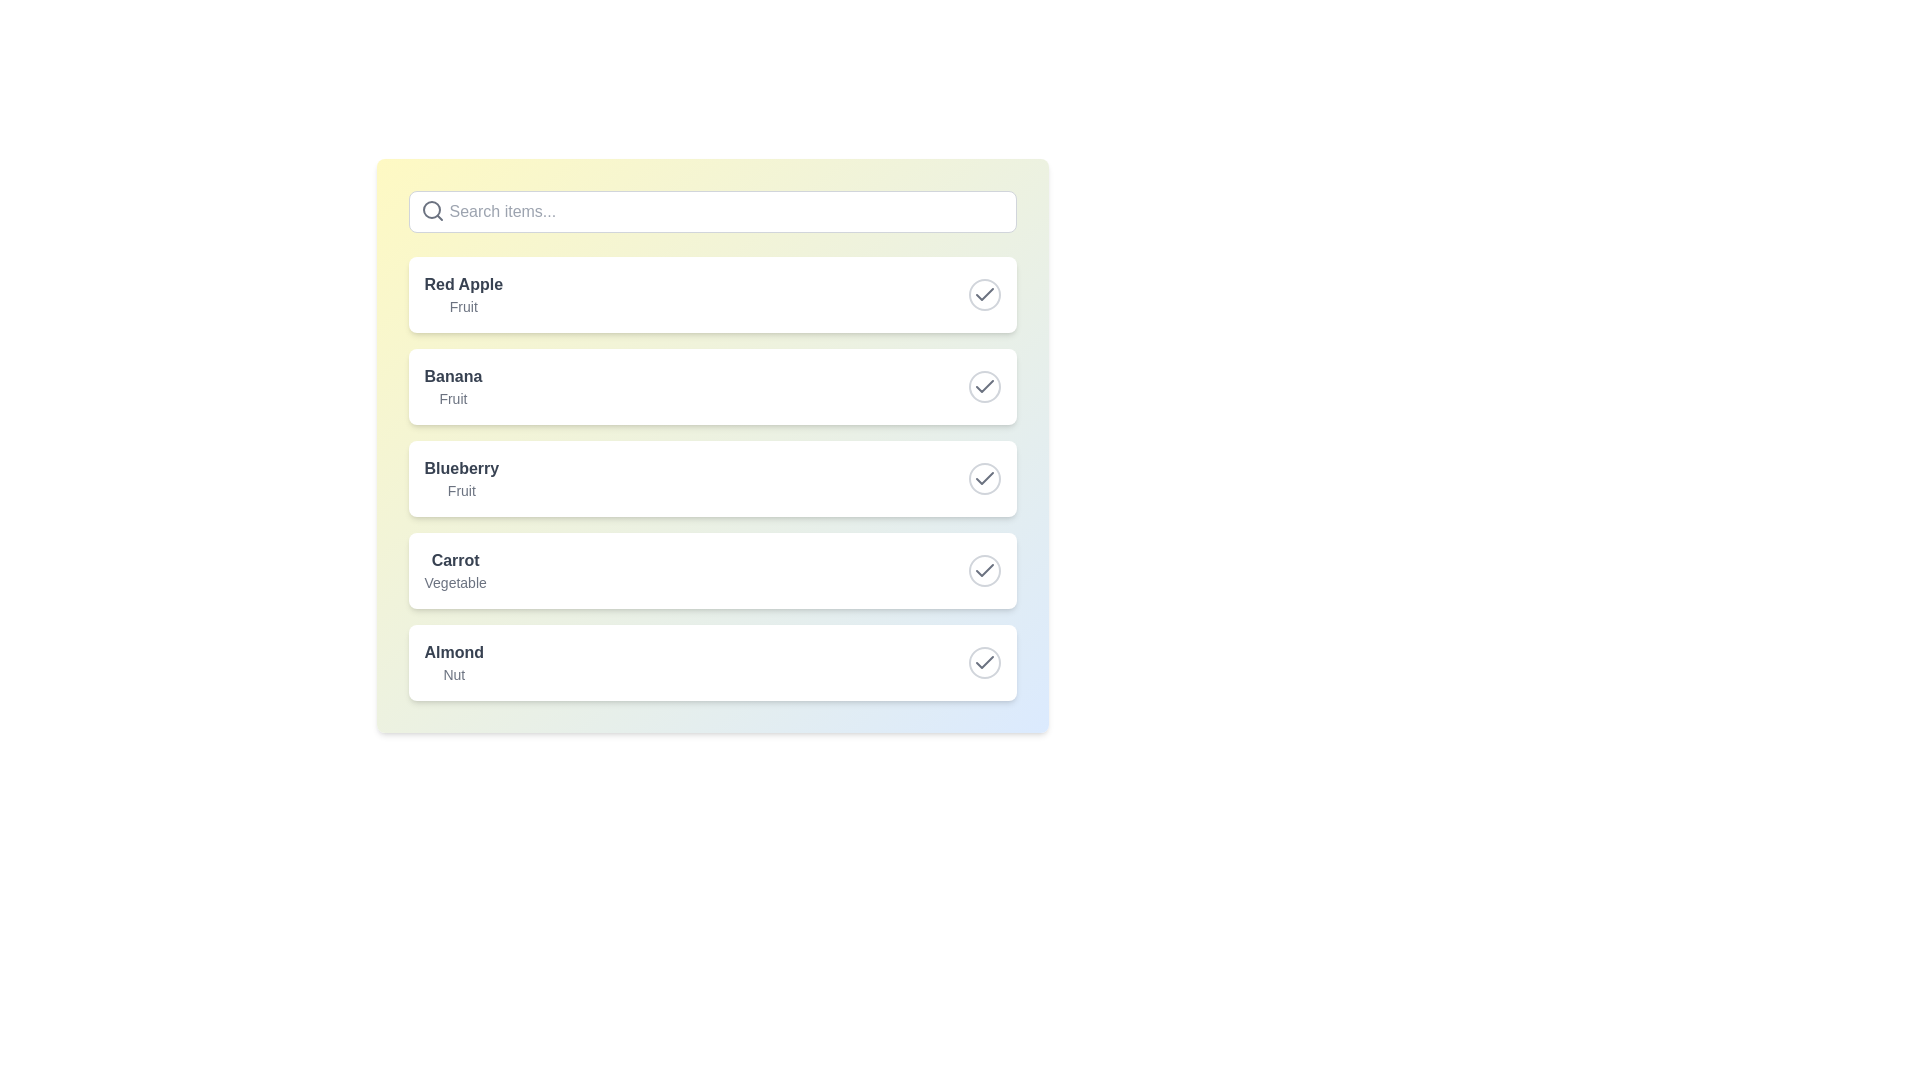 This screenshot has height=1080, width=1920. What do you see at coordinates (462, 285) in the screenshot?
I see `text label 'Red Apple' located at the top of the list, styled in bold gray font, positioned directly above the descriptor 'Fruit'` at bounding box center [462, 285].